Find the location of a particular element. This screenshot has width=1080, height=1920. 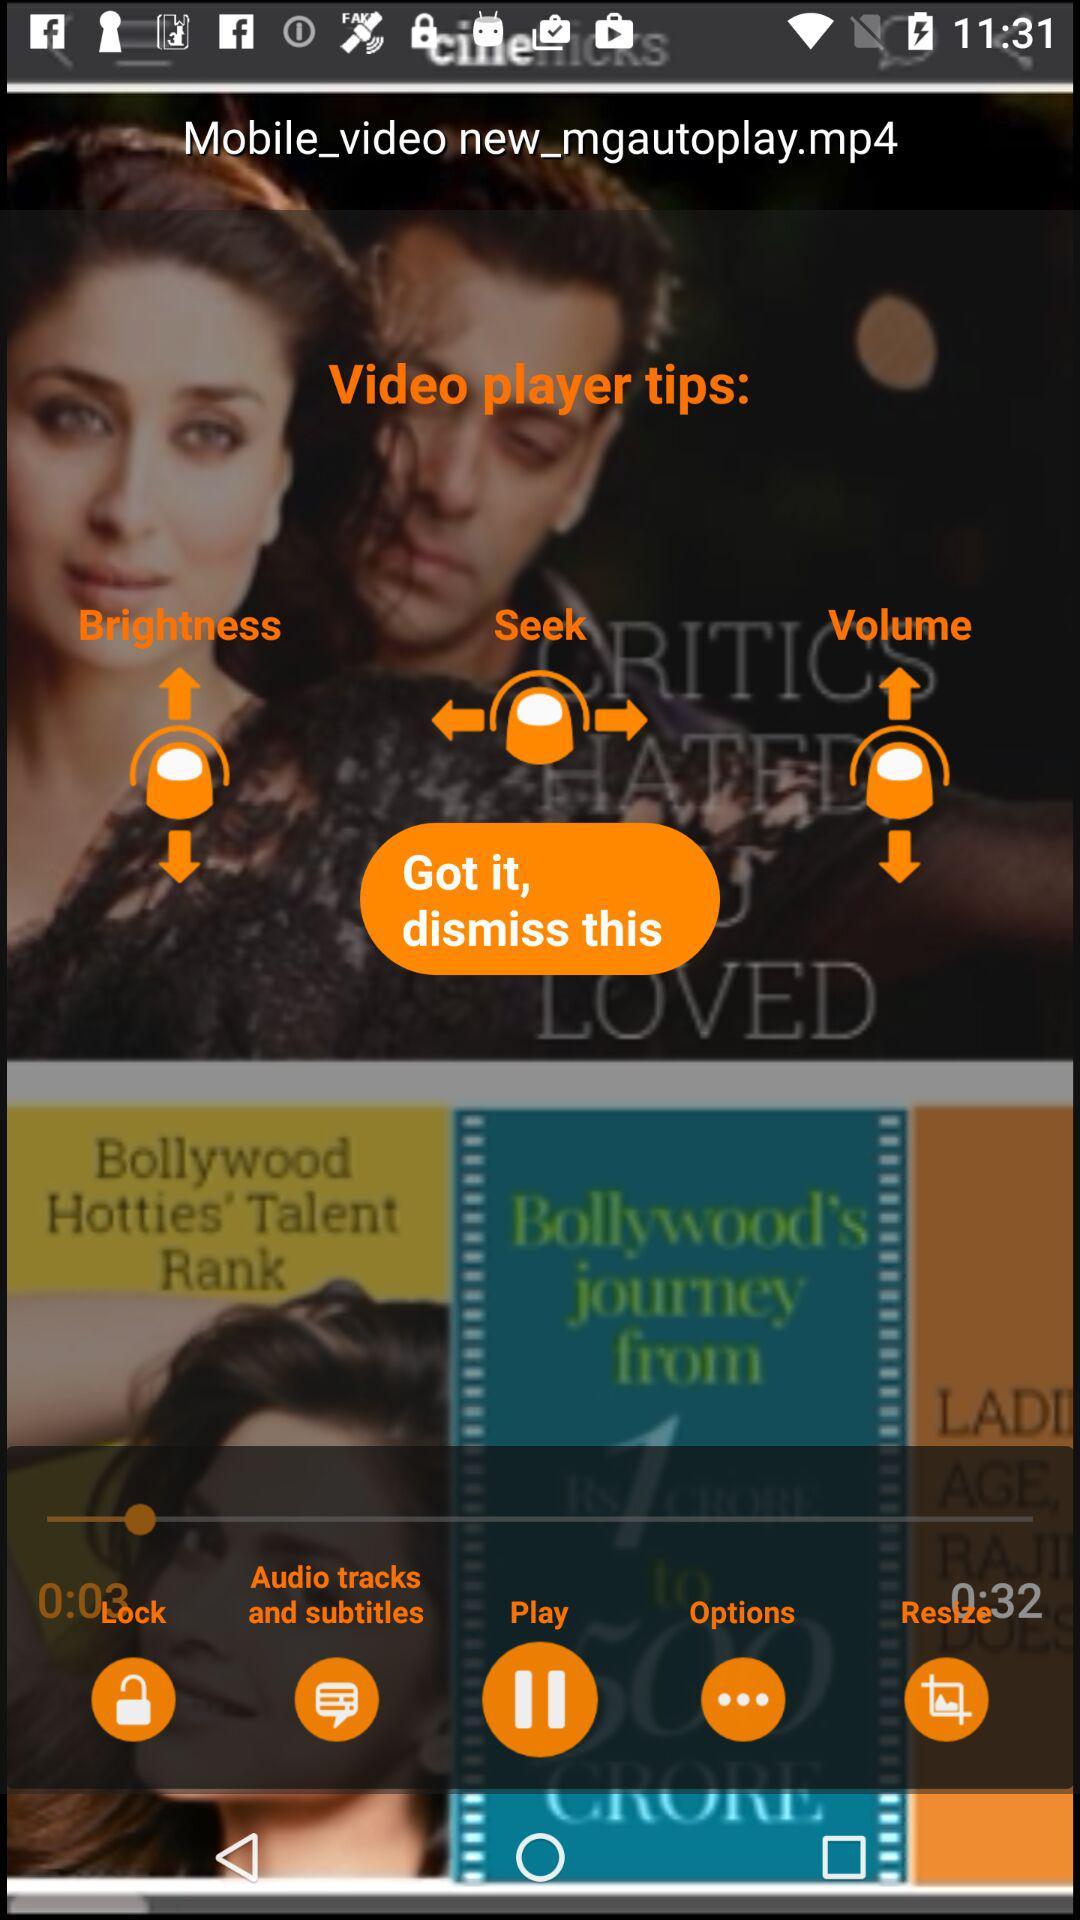

the pause icon is located at coordinates (538, 1698).